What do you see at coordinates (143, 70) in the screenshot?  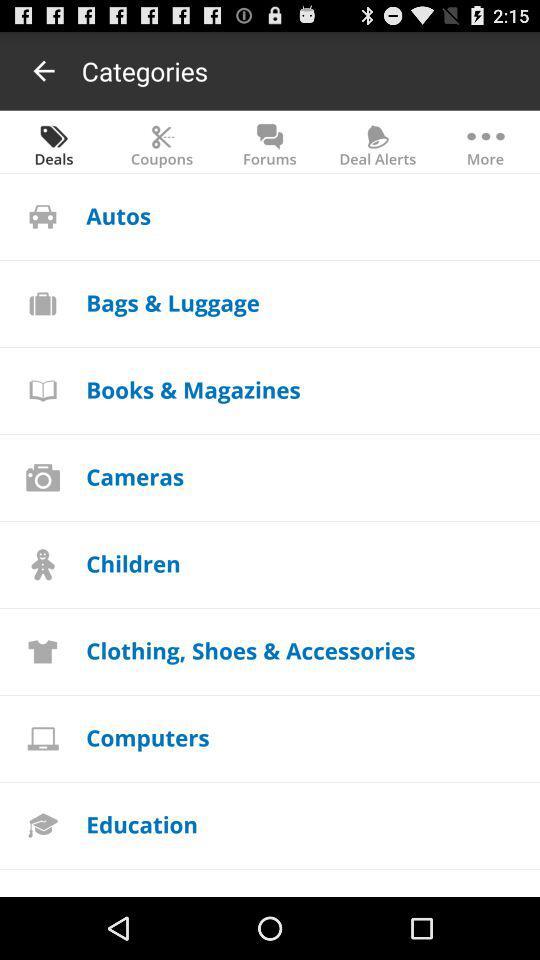 I see `categories` at bounding box center [143, 70].